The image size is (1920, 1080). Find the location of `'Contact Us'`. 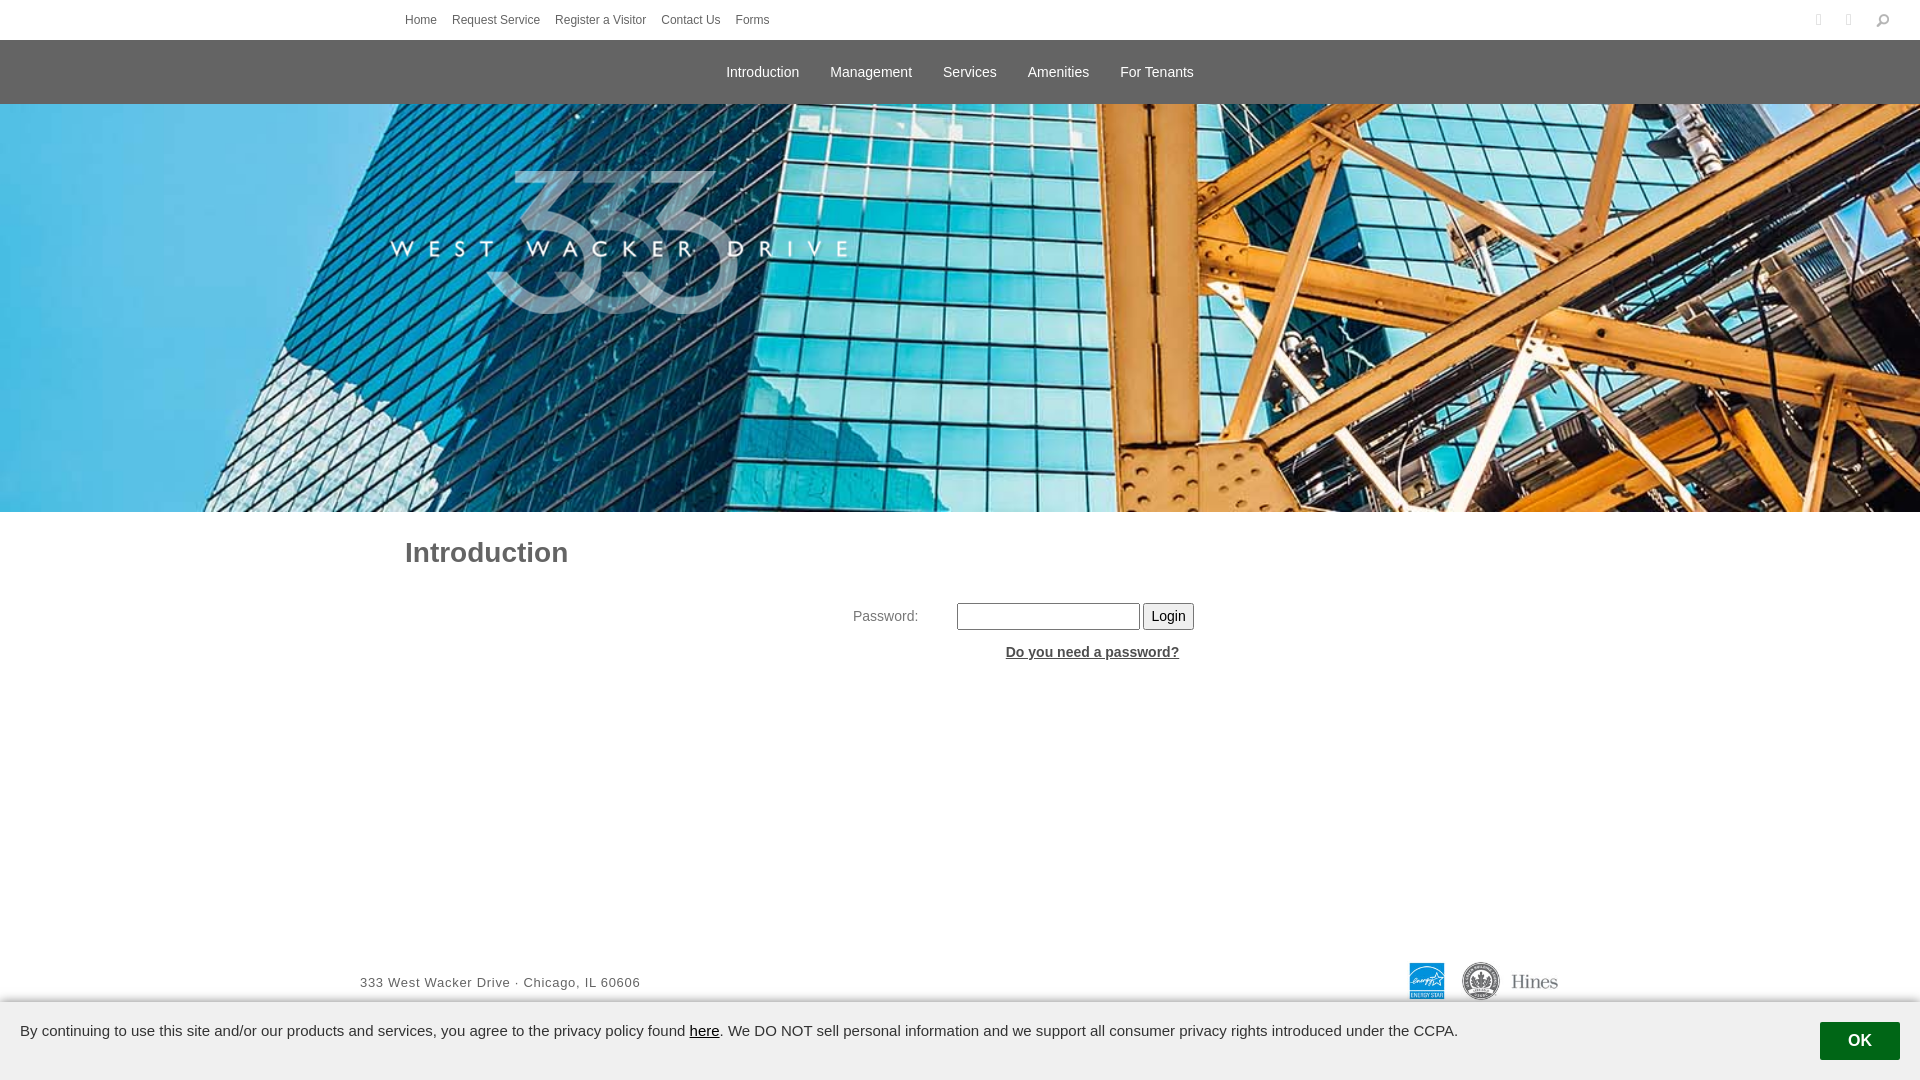

'Contact Us' is located at coordinates (695, 19).